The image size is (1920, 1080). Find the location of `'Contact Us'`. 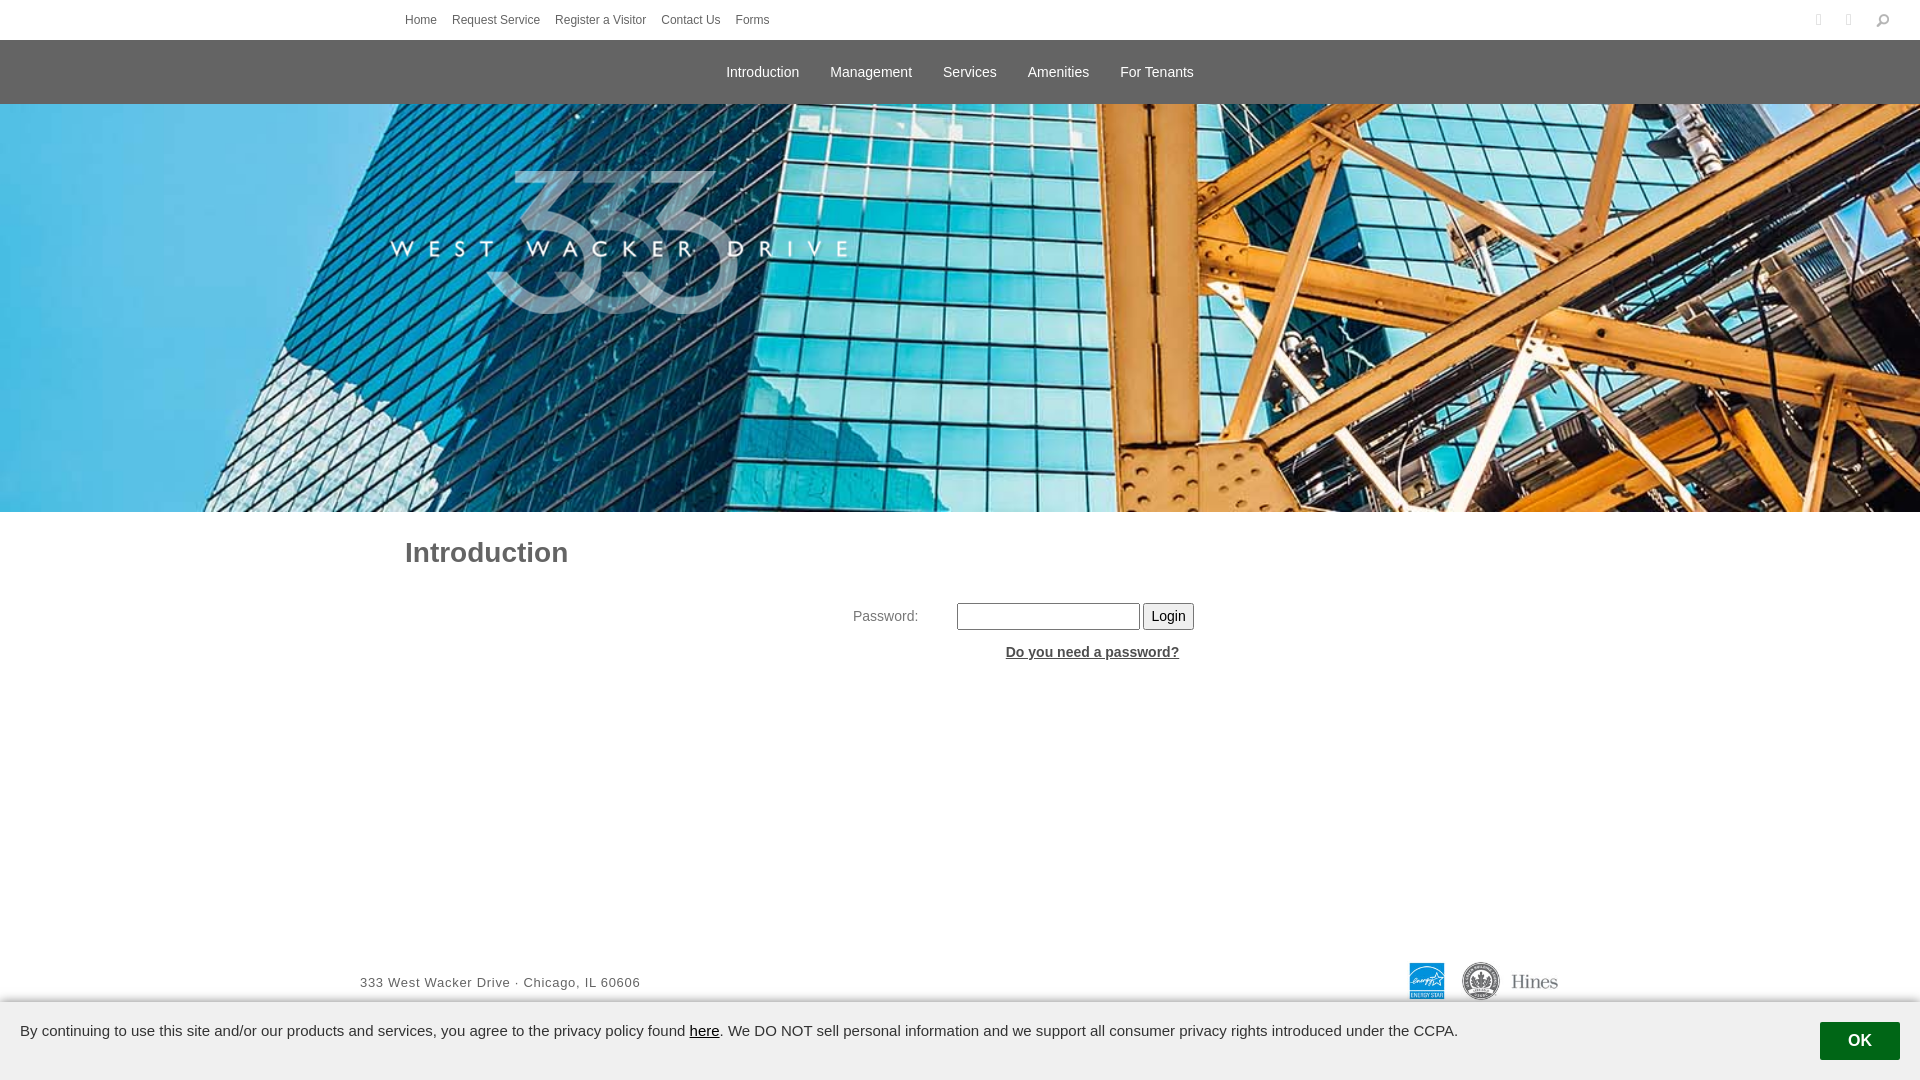

'Contact Us' is located at coordinates (695, 19).